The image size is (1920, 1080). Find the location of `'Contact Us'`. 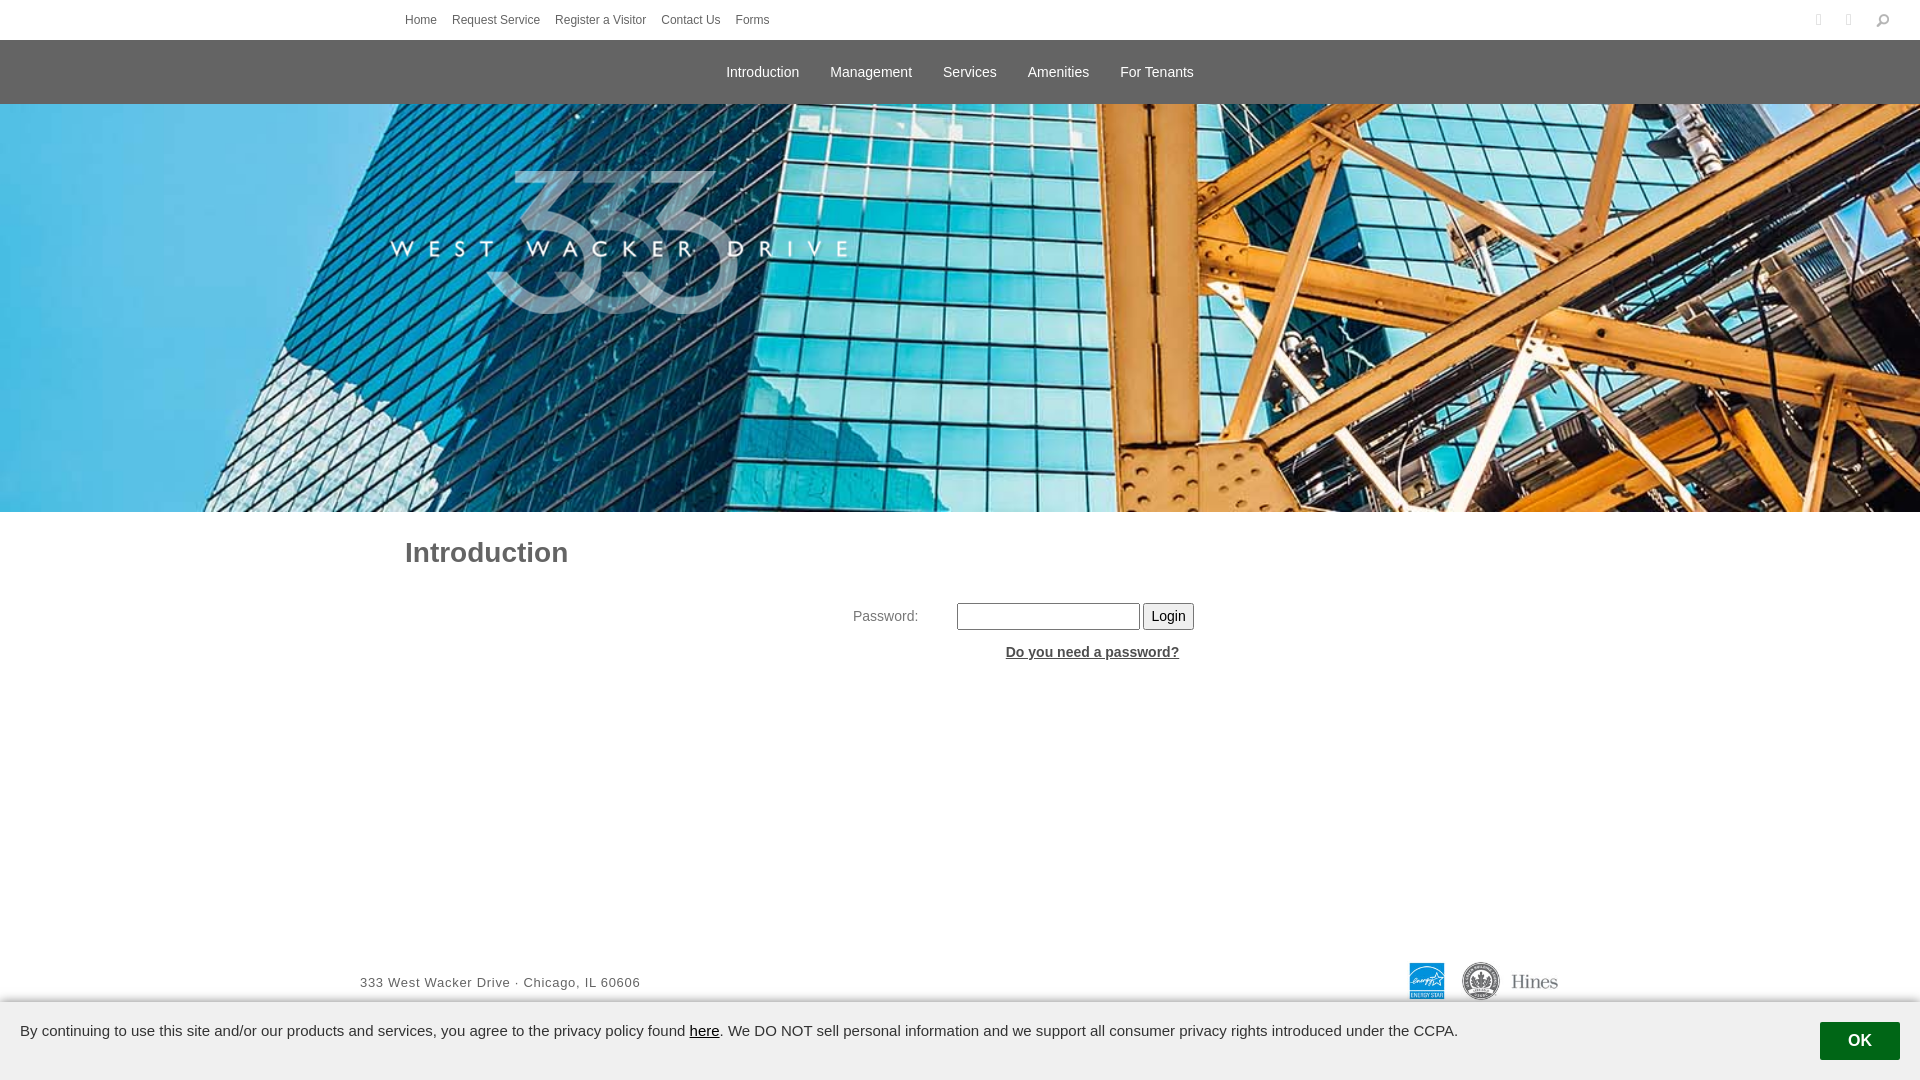

'Contact Us' is located at coordinates (695, 19).